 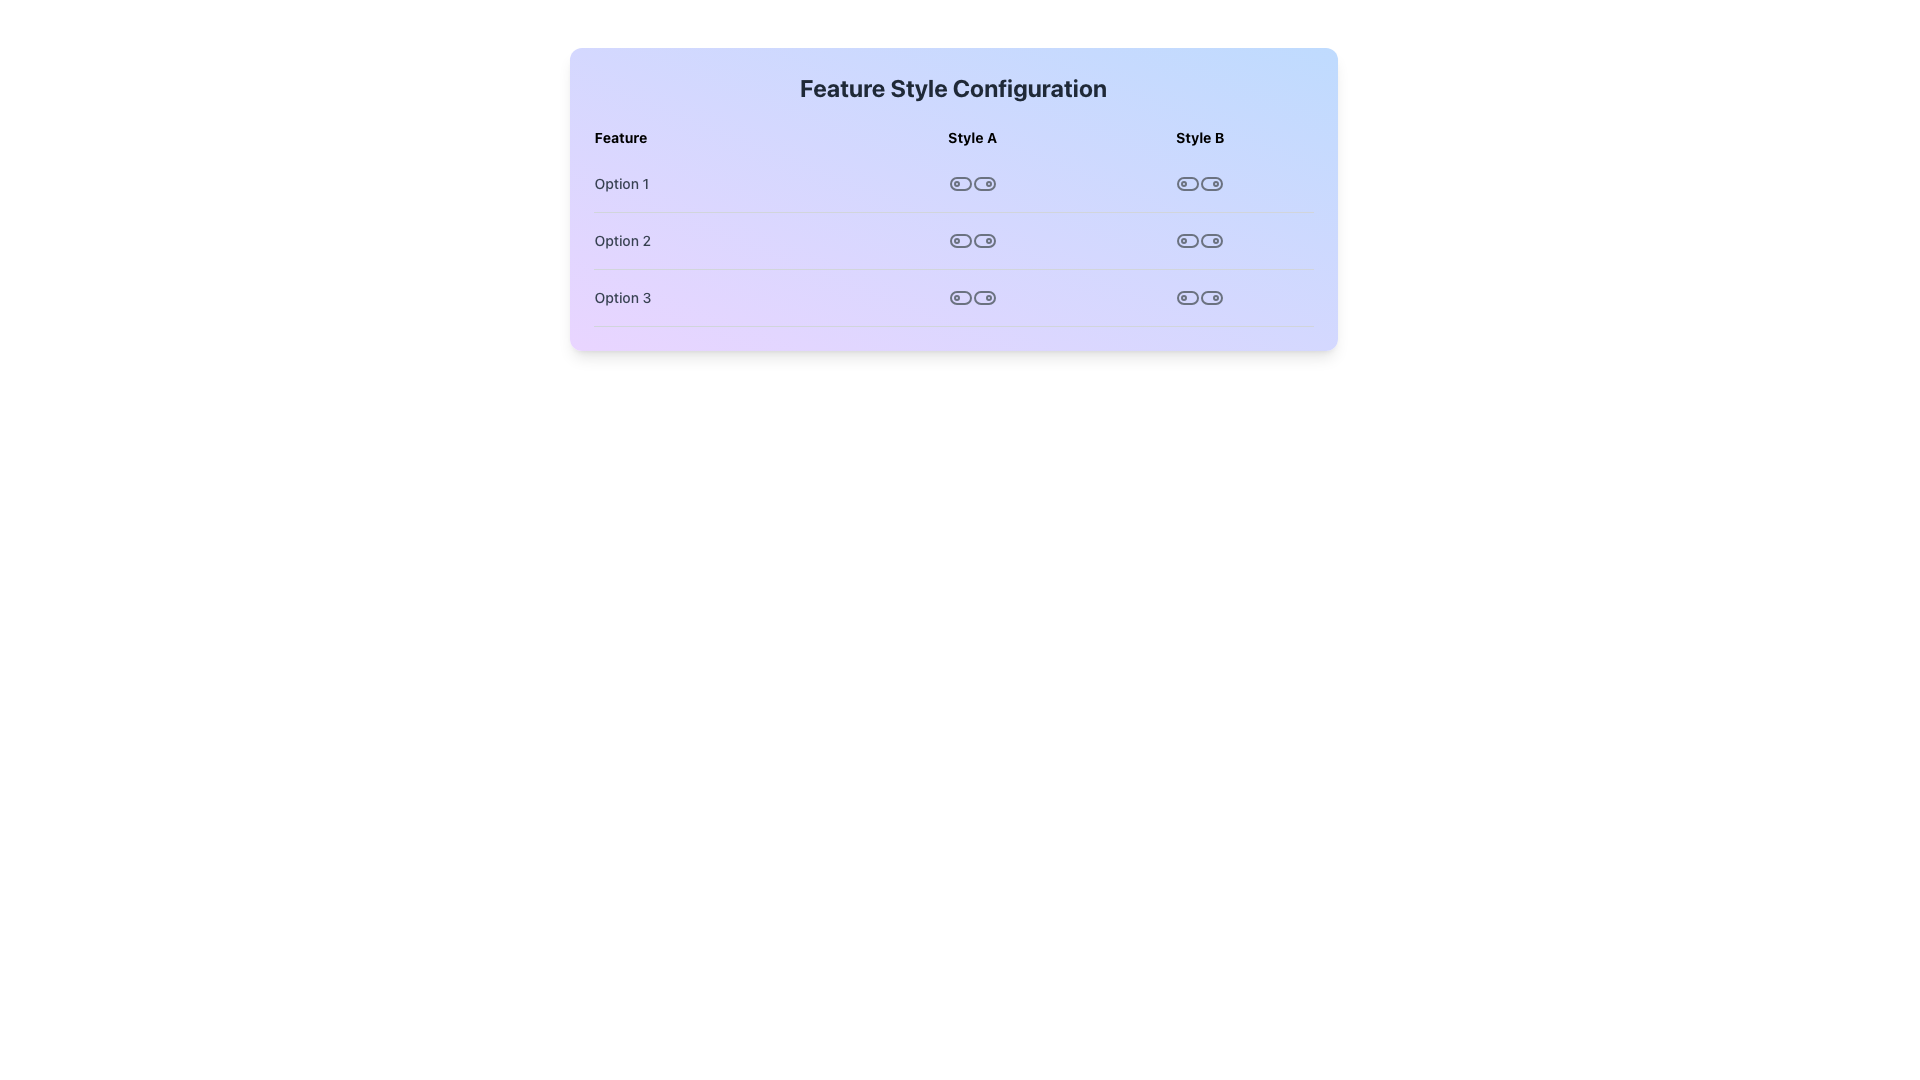 What do you see at coordinates (972, 137) in the screenshot?
I see `the label indicating 'Style A', which is horizontally centered between 'Feature' and 'Style B'` at bounding box center [972, 137].